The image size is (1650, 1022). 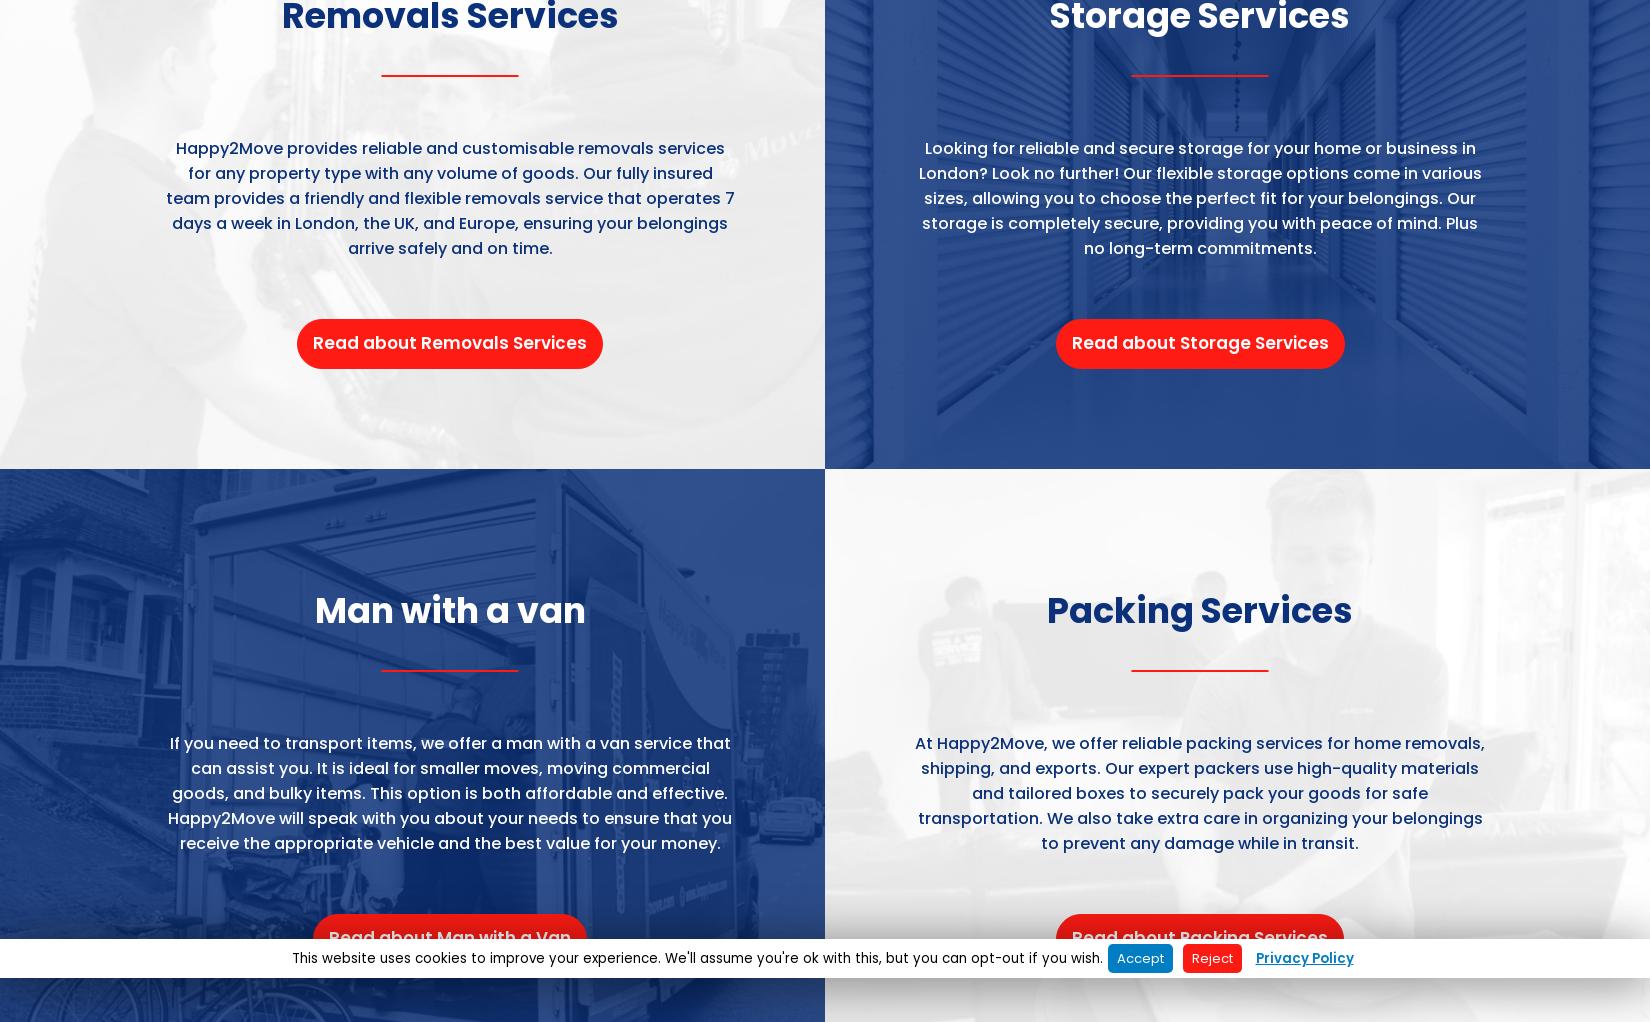 What do you see at coordinates (695, 957) in the screenshot?
I see `'This website uses cookies to improve your experience. We'll assume you're ok with this, but you can opt-out if you wish.'` at bounding box center [695, 957].